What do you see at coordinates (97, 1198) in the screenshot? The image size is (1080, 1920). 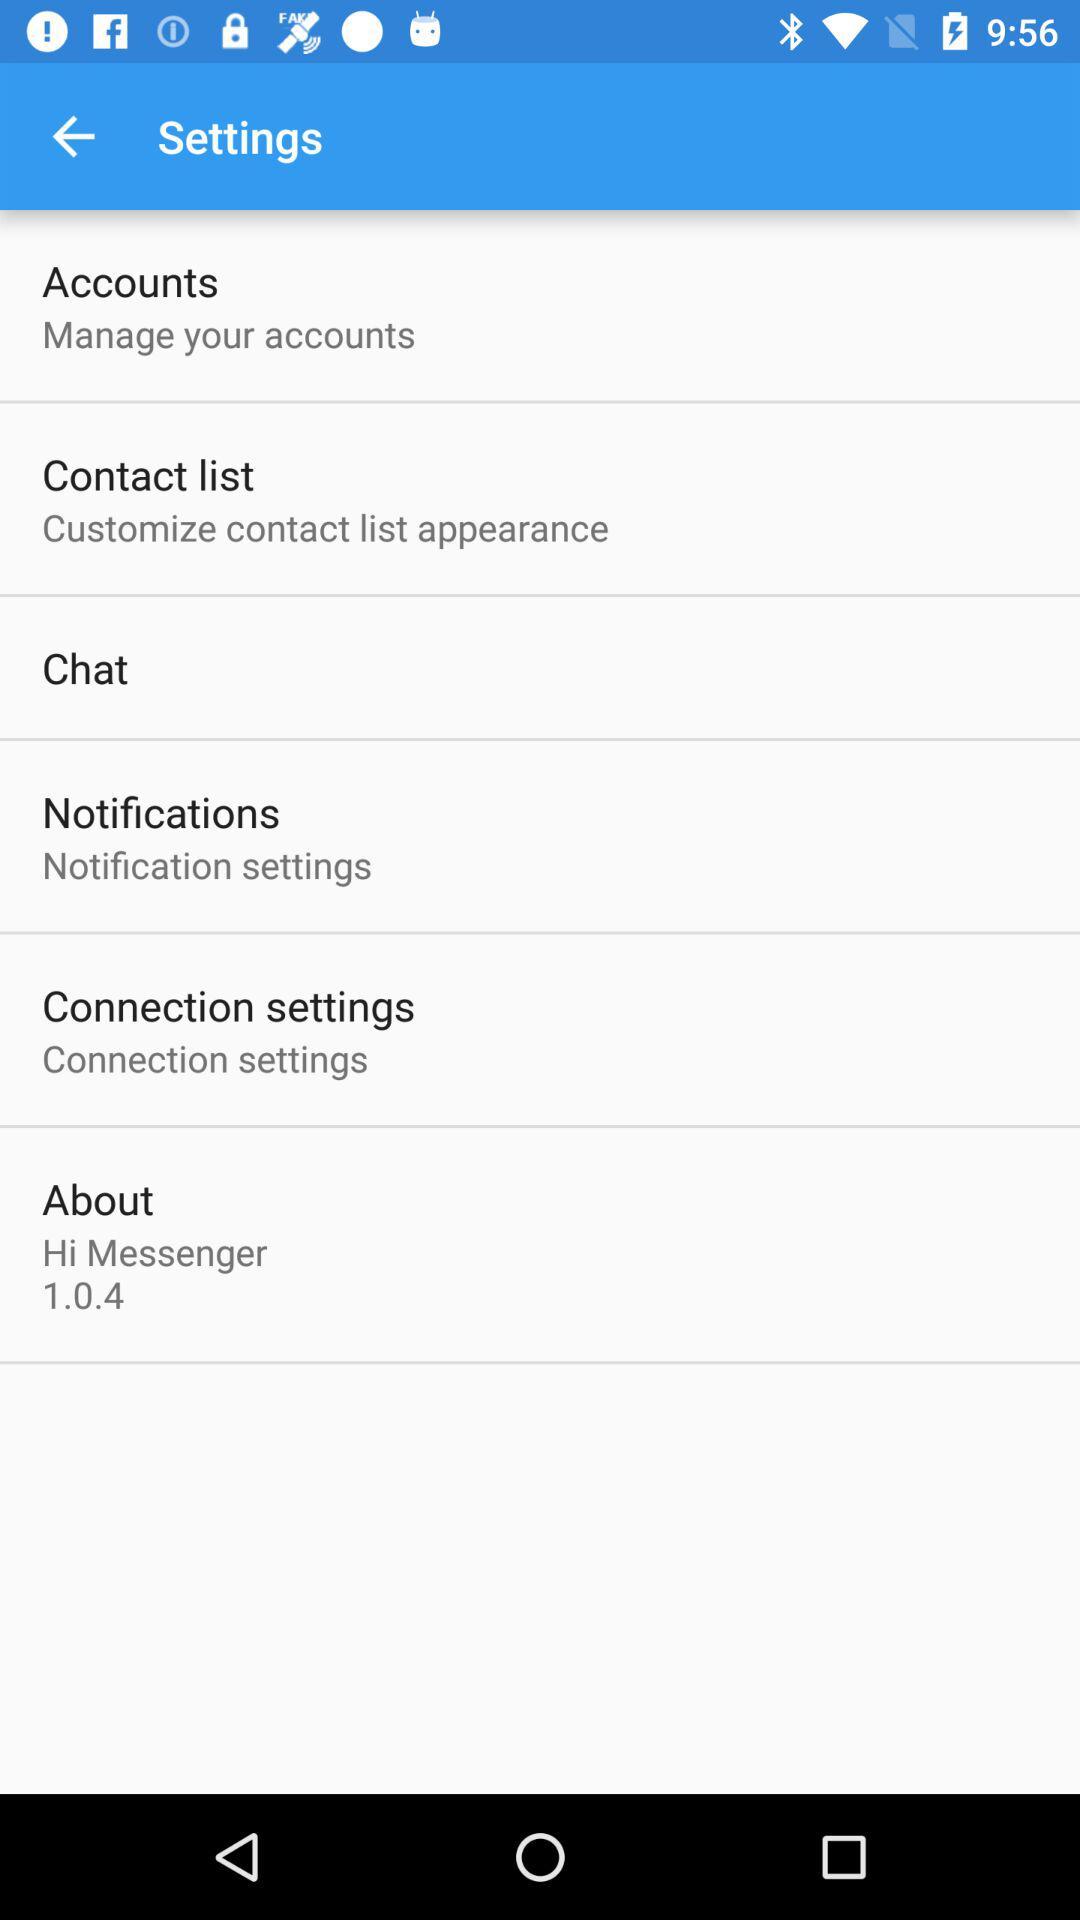 I see `the item above the hi messenger 1 icon` at bounding box center [97, 1198].